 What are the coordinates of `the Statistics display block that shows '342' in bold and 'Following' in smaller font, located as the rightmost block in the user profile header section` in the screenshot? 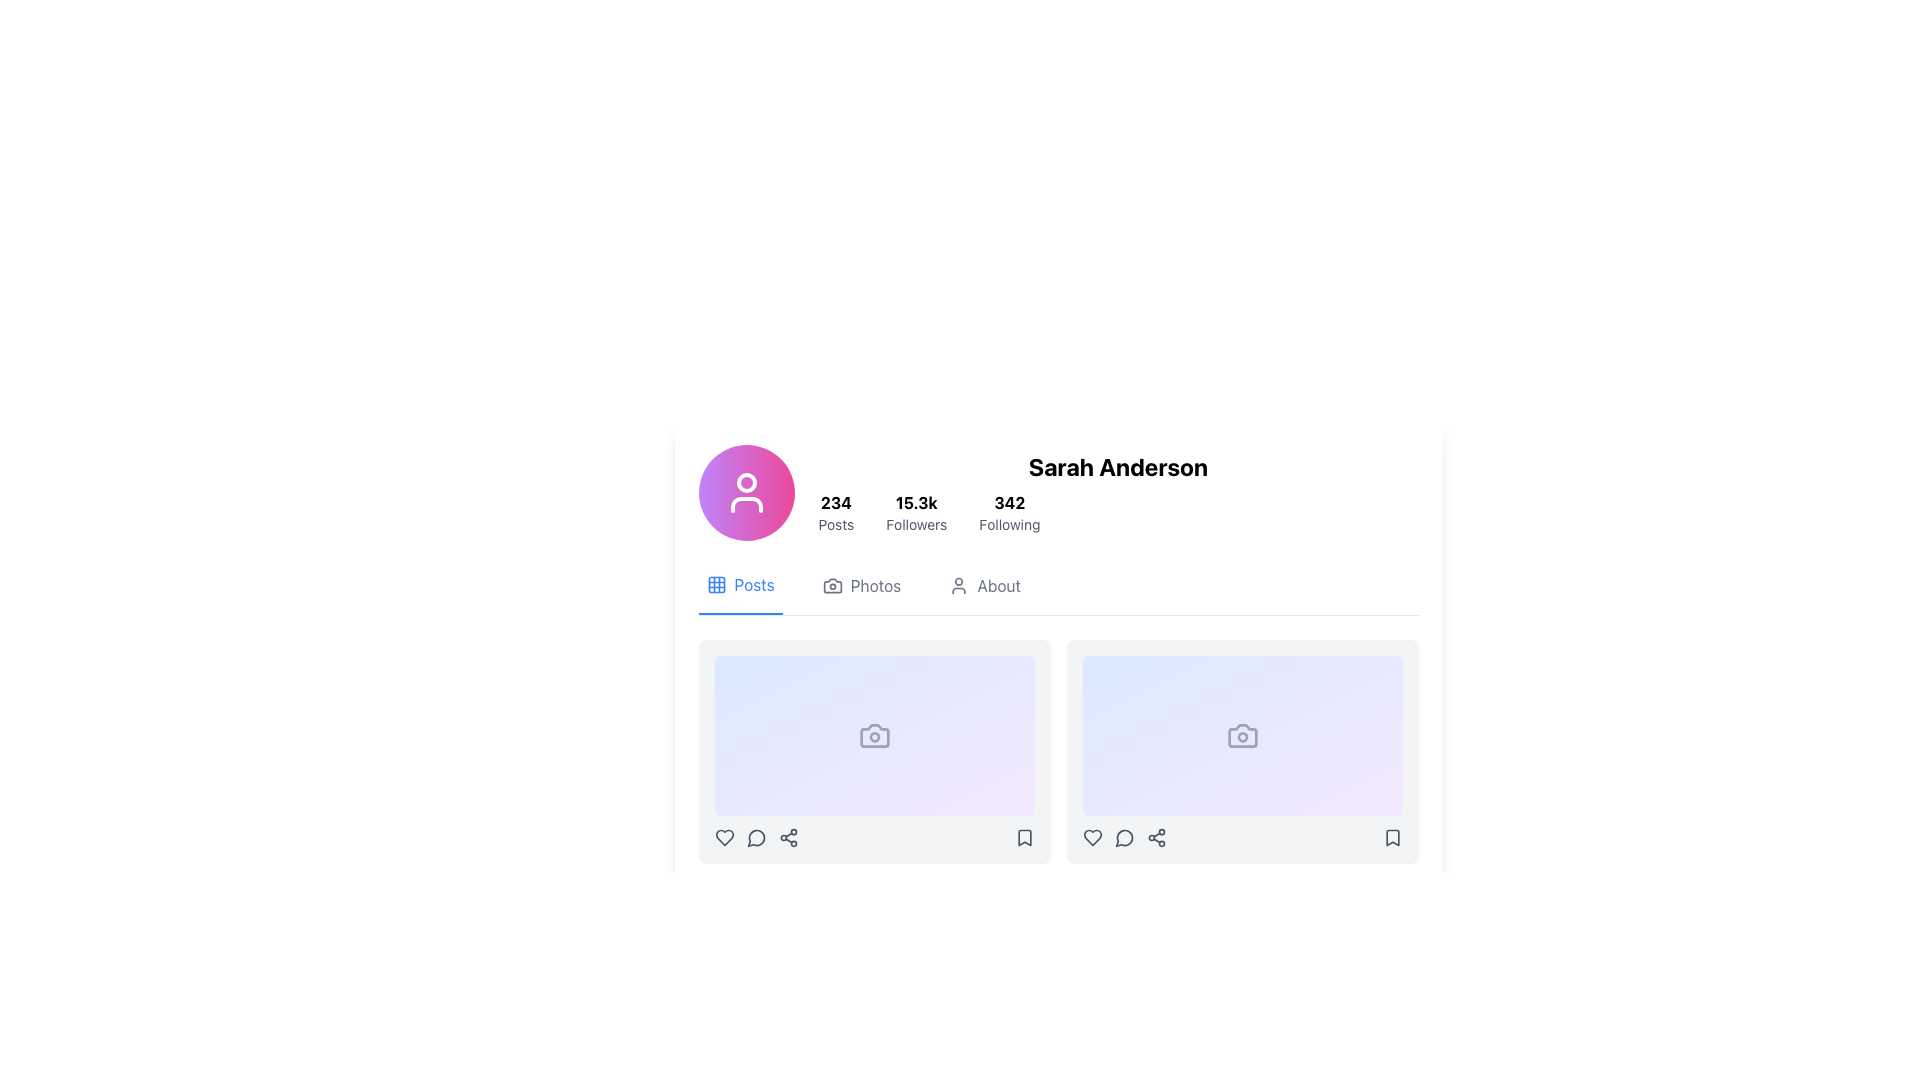 It's located at (1009, 512).